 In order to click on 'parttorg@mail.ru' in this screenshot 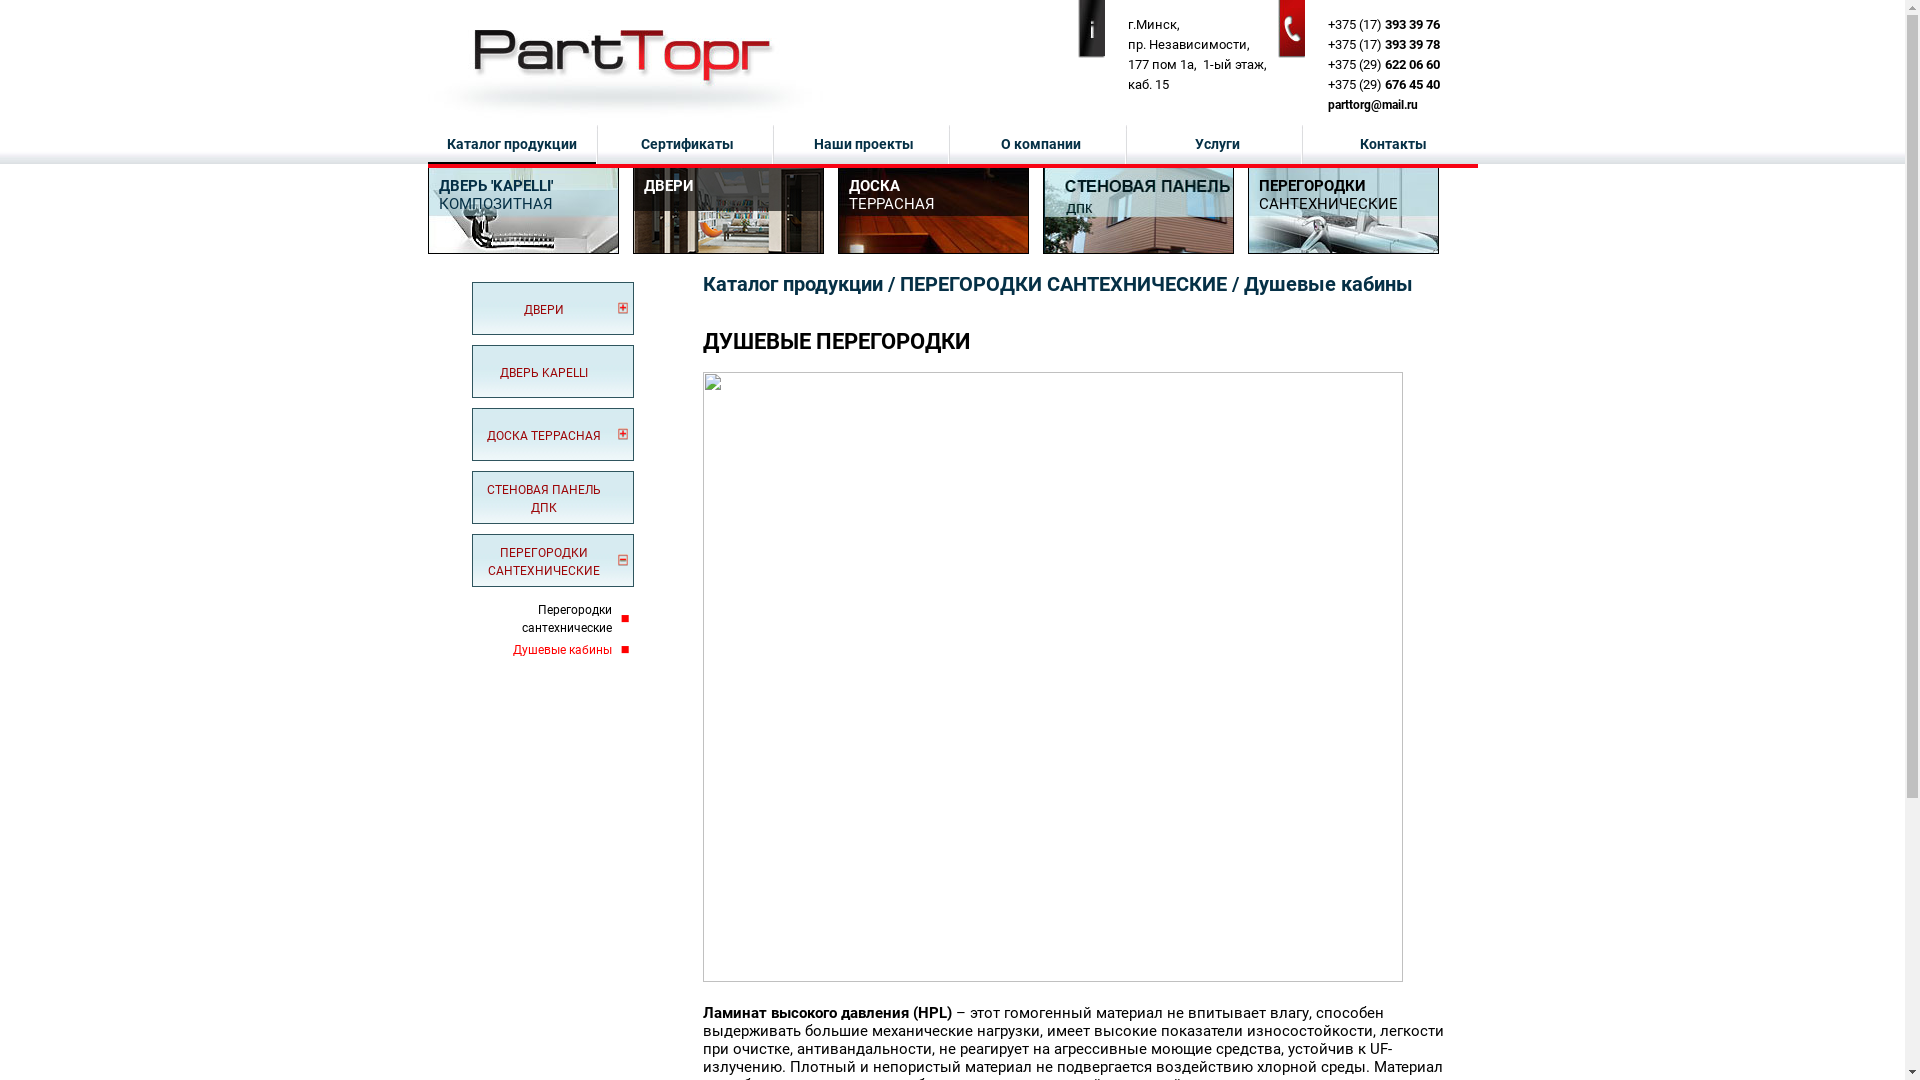, I will do `click(1371, 104)`.